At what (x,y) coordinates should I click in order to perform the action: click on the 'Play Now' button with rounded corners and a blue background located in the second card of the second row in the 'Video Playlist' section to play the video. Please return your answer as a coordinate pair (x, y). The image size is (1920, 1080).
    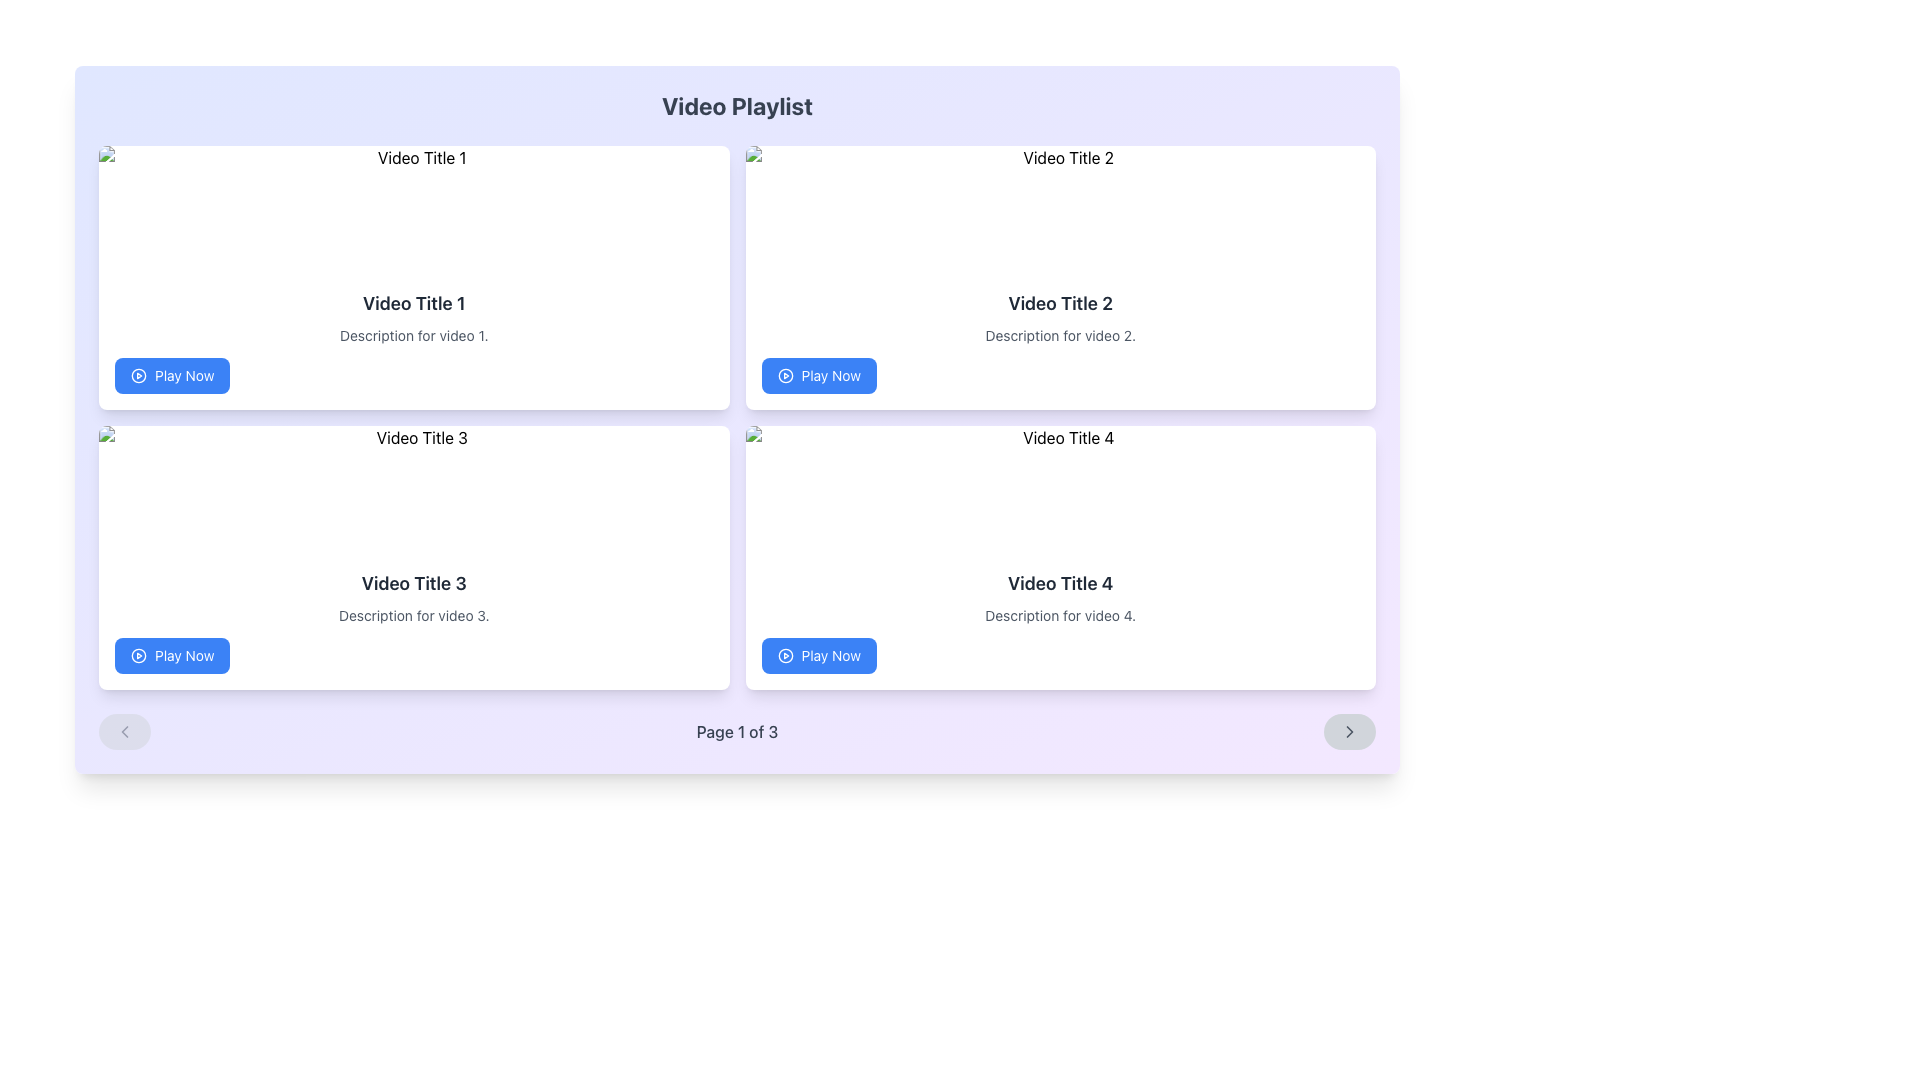
    Looking at the image, I should click on (819, 375).